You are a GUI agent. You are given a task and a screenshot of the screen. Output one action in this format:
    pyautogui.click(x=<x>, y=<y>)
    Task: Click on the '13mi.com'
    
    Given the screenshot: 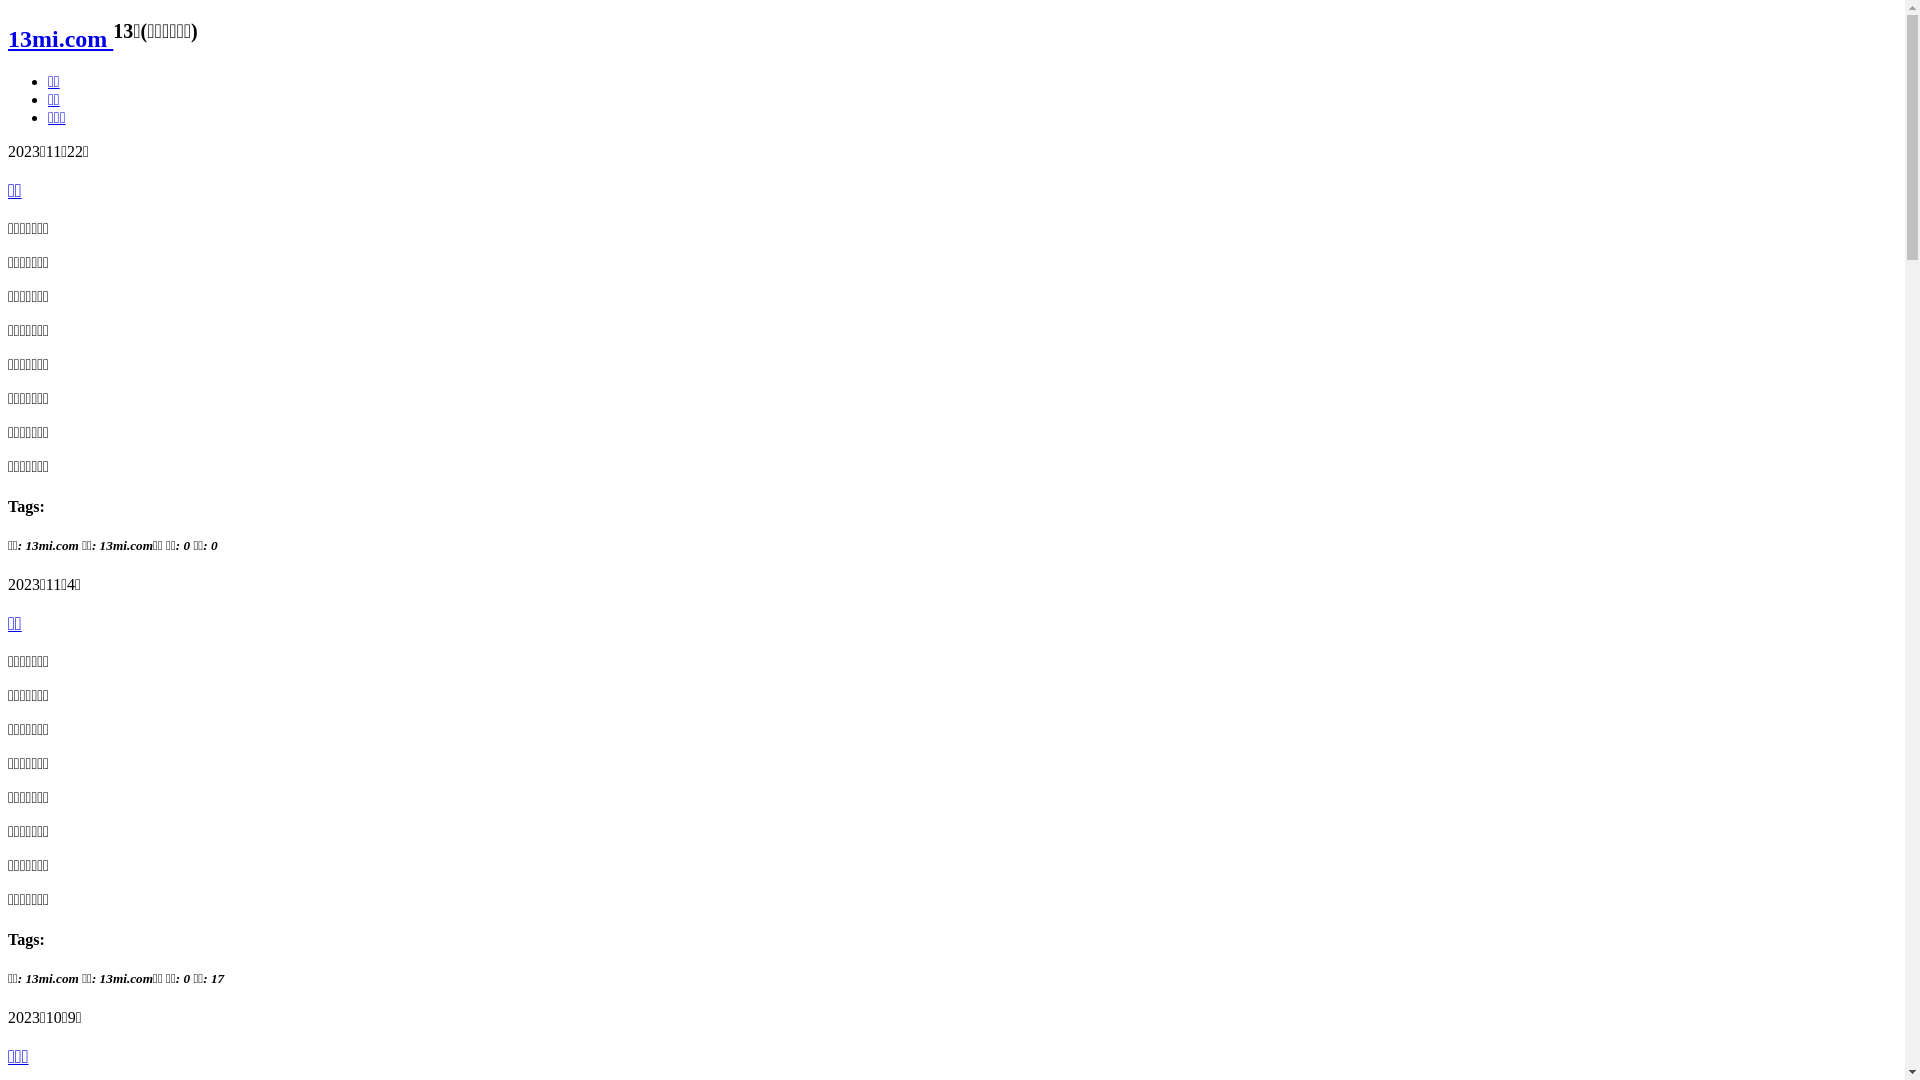 What is the action you would take?
    pyautogui.click(x=8, y=38)
    